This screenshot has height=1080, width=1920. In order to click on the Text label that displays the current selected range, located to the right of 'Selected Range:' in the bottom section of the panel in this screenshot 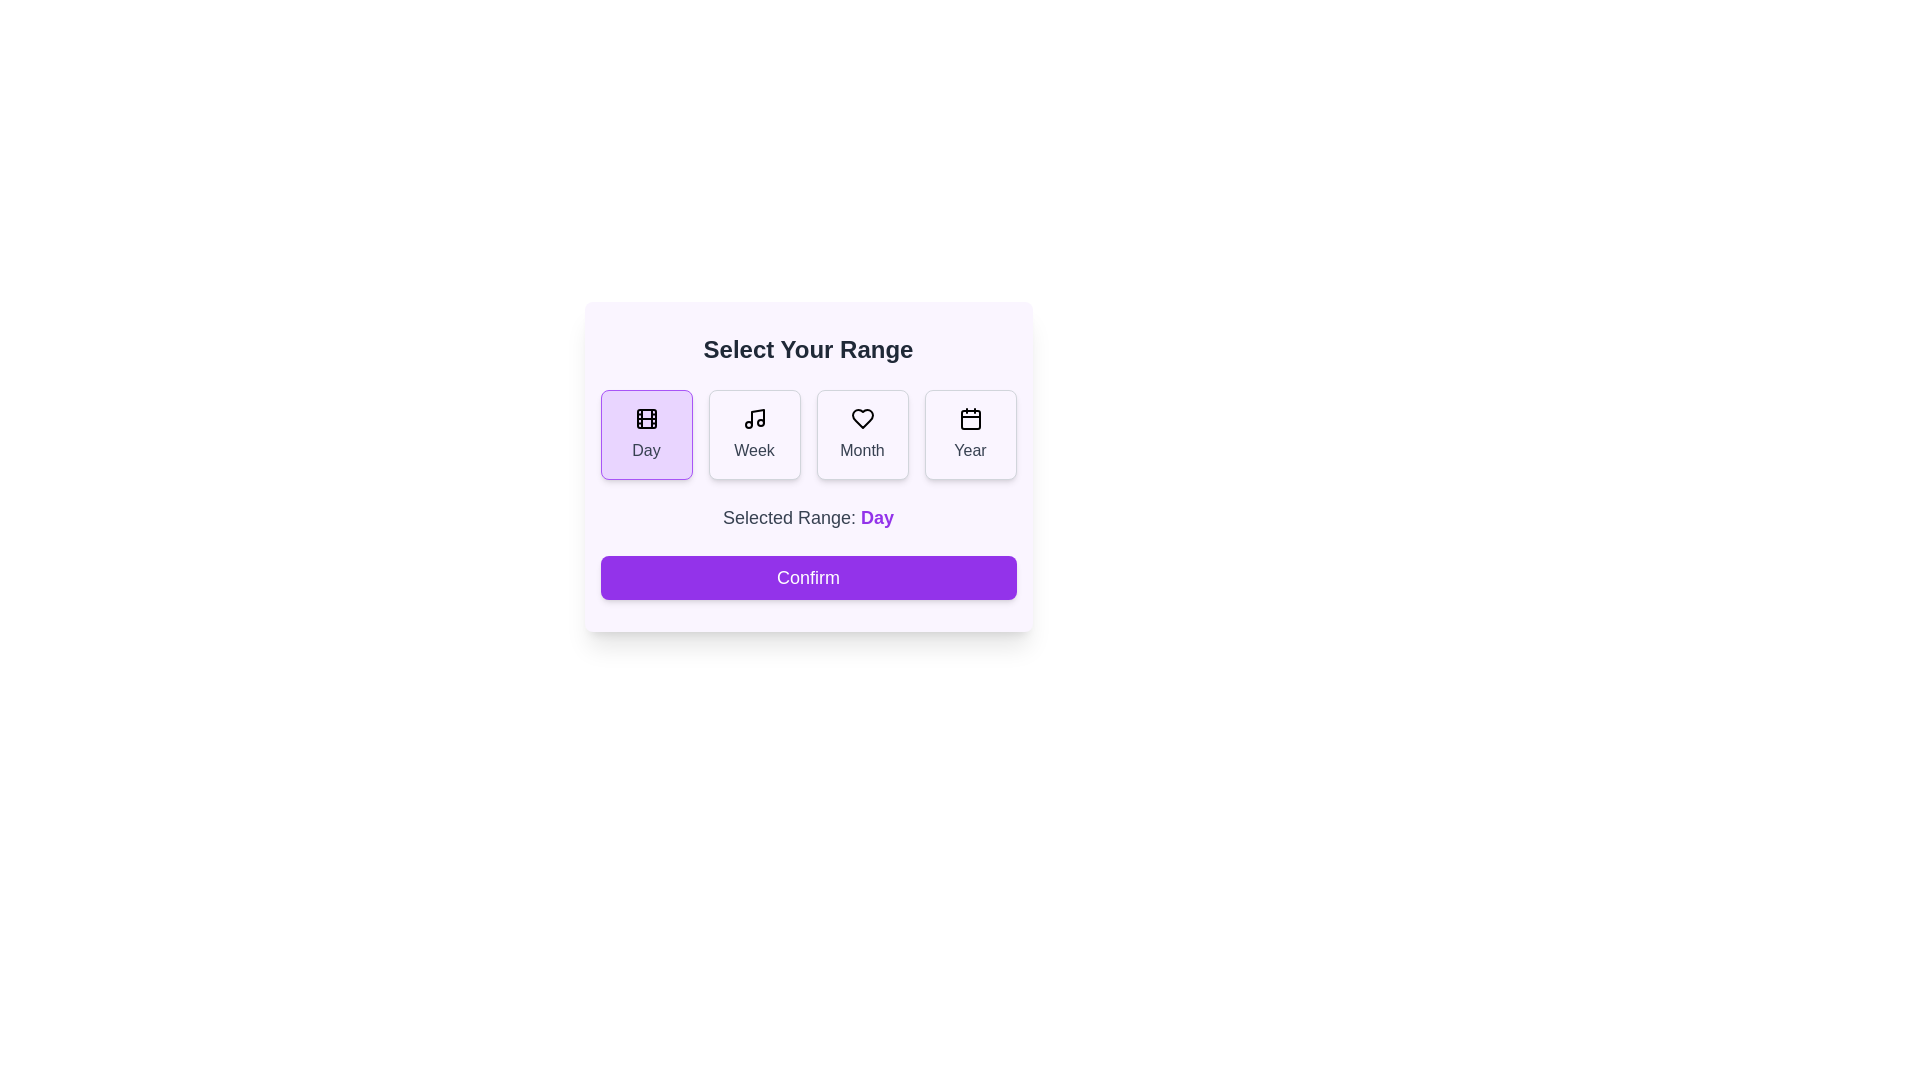, I will do `click(877, 516)`.